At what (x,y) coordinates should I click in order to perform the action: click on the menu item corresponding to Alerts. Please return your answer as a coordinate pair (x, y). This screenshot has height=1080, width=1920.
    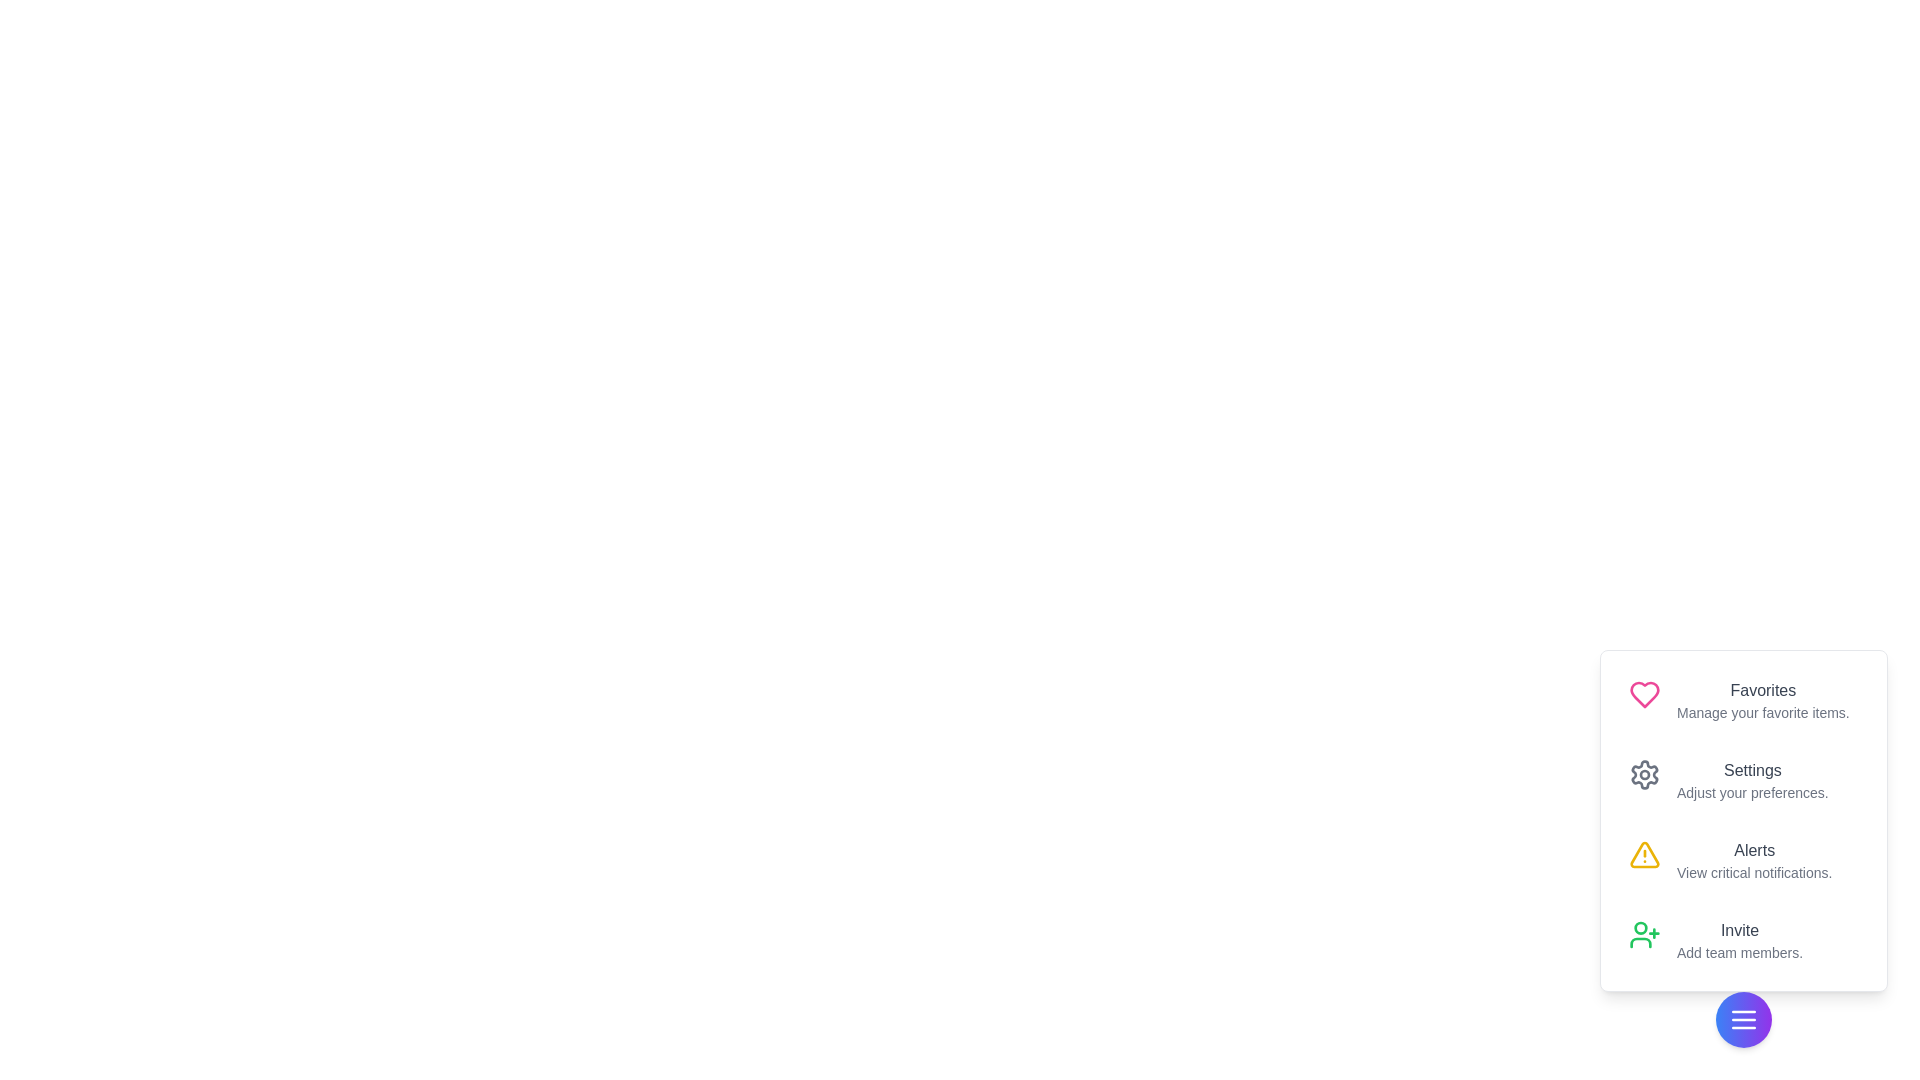
    Looking at the image, I should click on (1742, 859).